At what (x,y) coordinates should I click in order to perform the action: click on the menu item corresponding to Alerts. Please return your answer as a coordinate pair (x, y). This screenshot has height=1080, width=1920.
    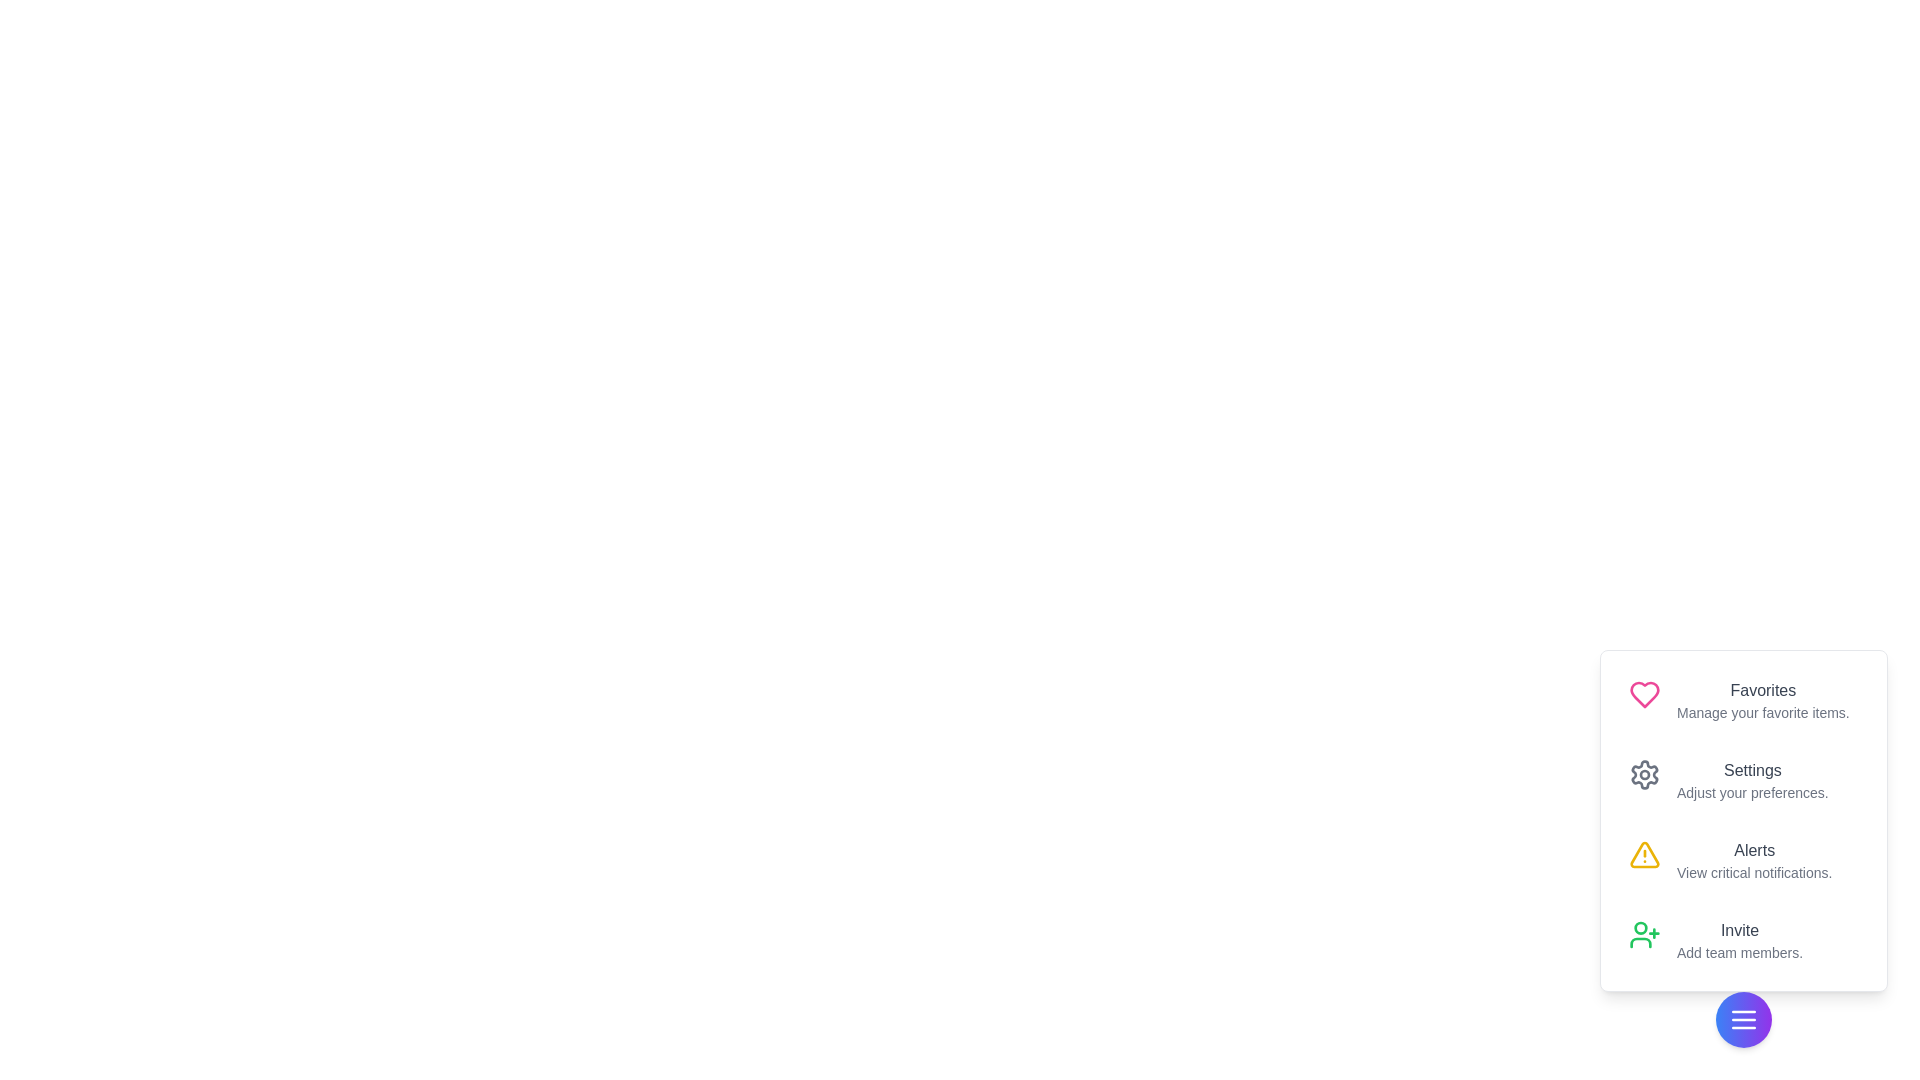
    Looking at the image, I should click on (1742, 859).